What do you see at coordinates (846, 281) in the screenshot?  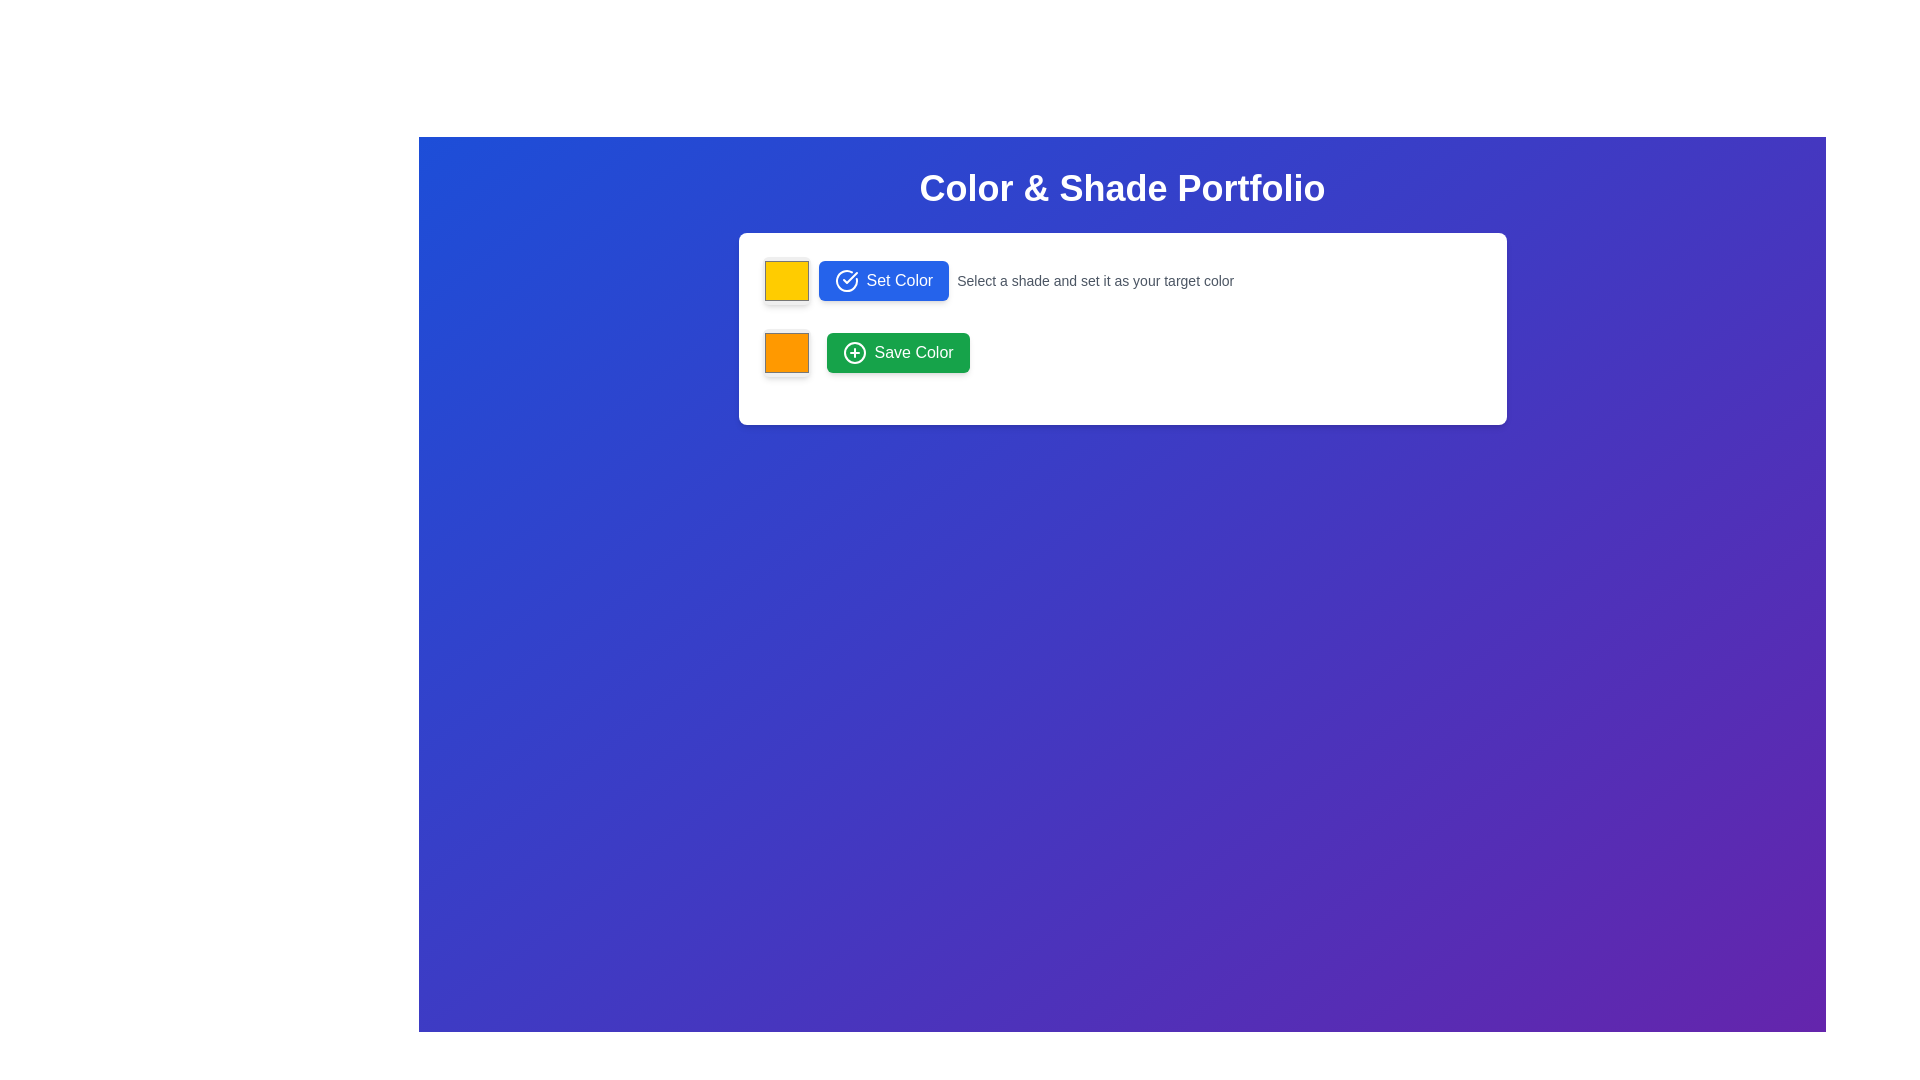 I see `circular icon with a check mark inside, styled with a blue background and white stroke, located to the immediate left of the 'Set Color' button` at bounding box center [846, 281].